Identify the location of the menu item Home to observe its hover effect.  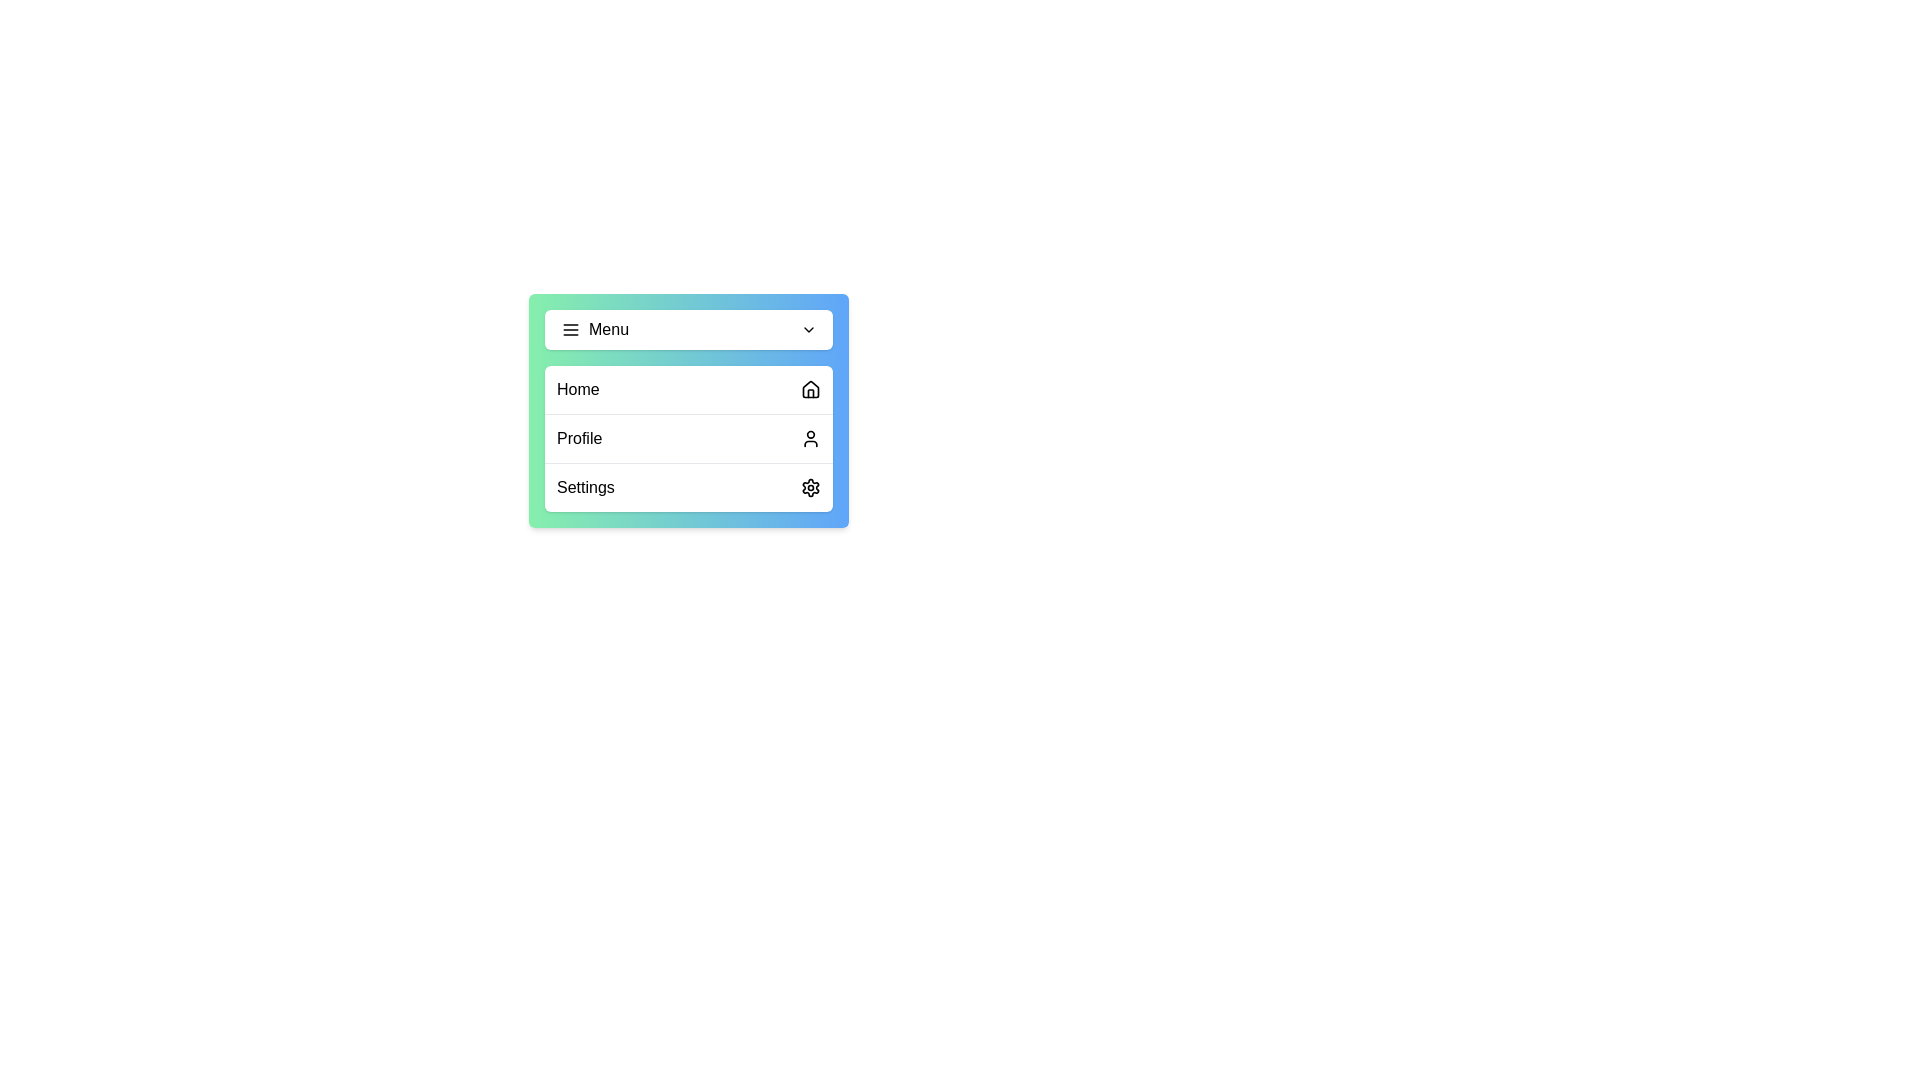
(689, 389).